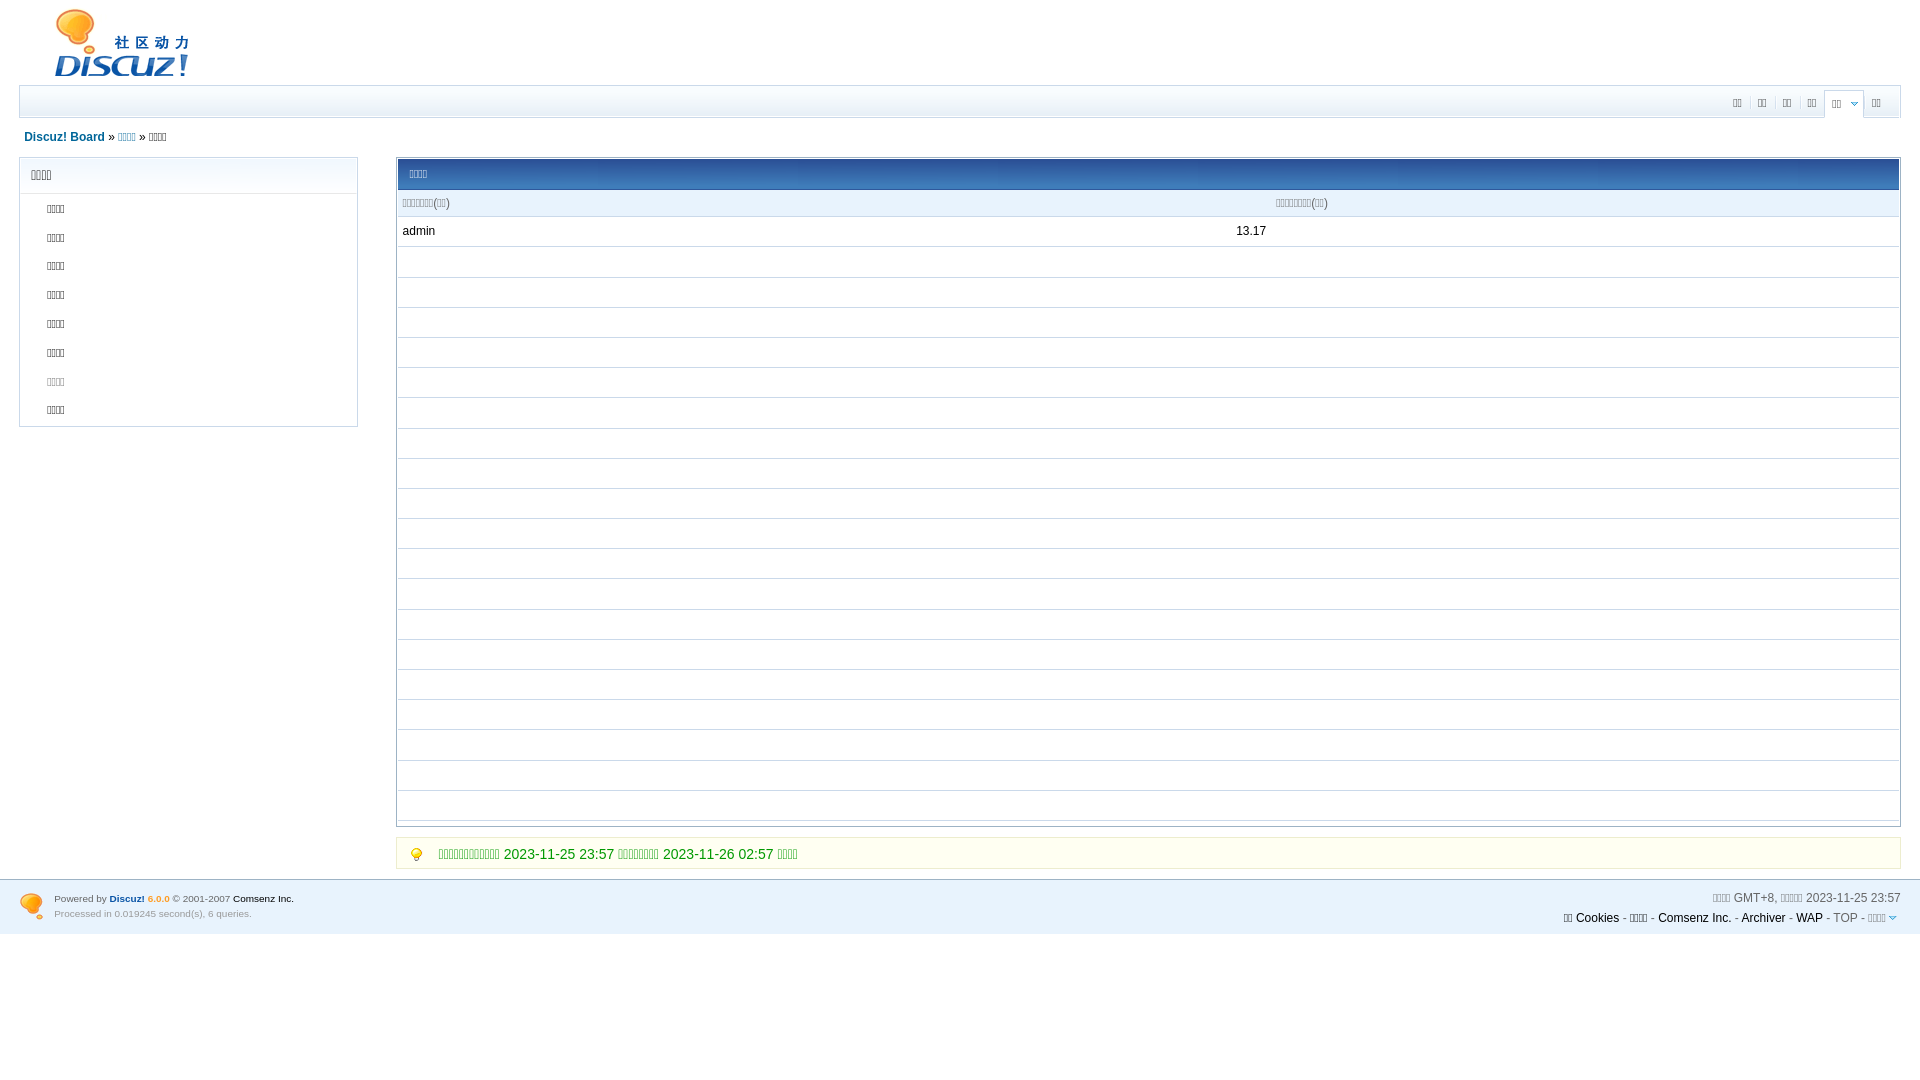 Image resolution: width=1920 pixels, height=1080 pixels. What do you see at coordinates (262, 897) in the screenshot?
I see `'Comsenz Inc.'` at bounding box center [262, 897].